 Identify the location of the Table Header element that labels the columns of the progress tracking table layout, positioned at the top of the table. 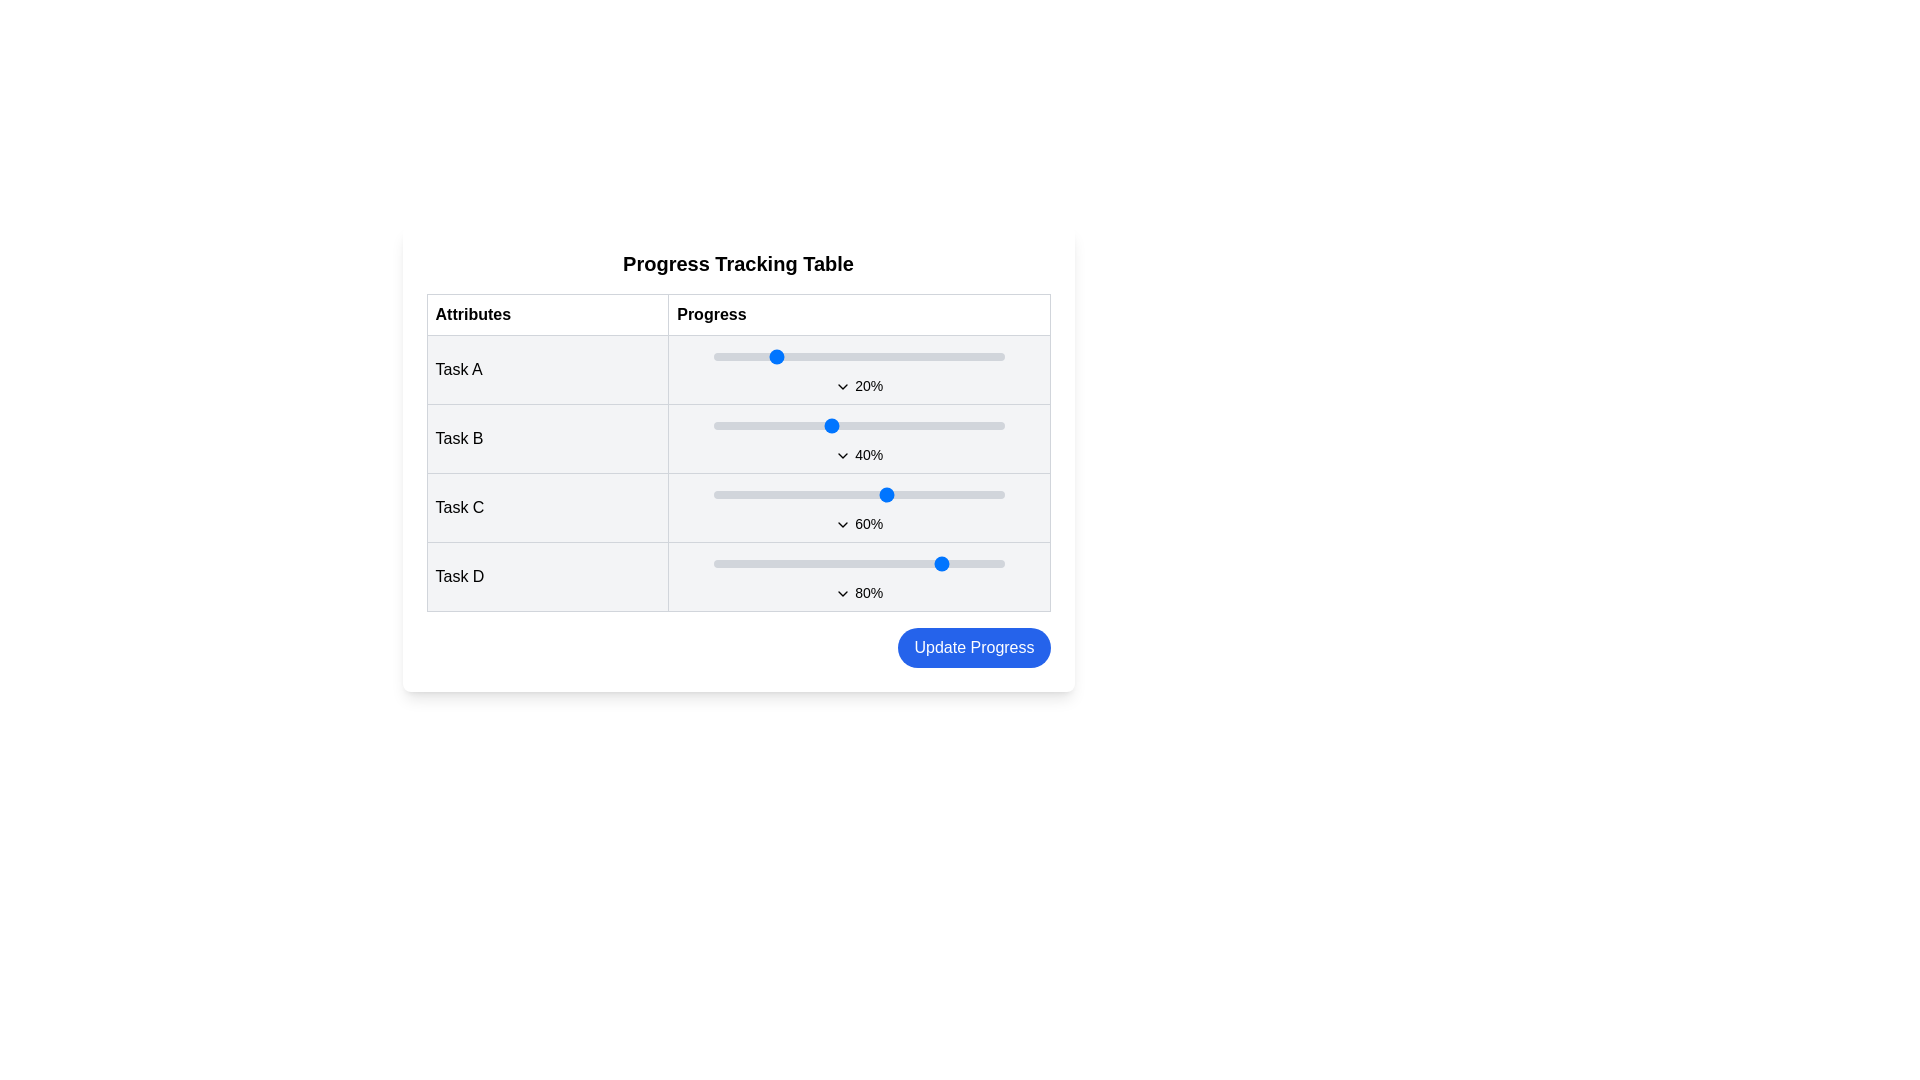
(737, 315).